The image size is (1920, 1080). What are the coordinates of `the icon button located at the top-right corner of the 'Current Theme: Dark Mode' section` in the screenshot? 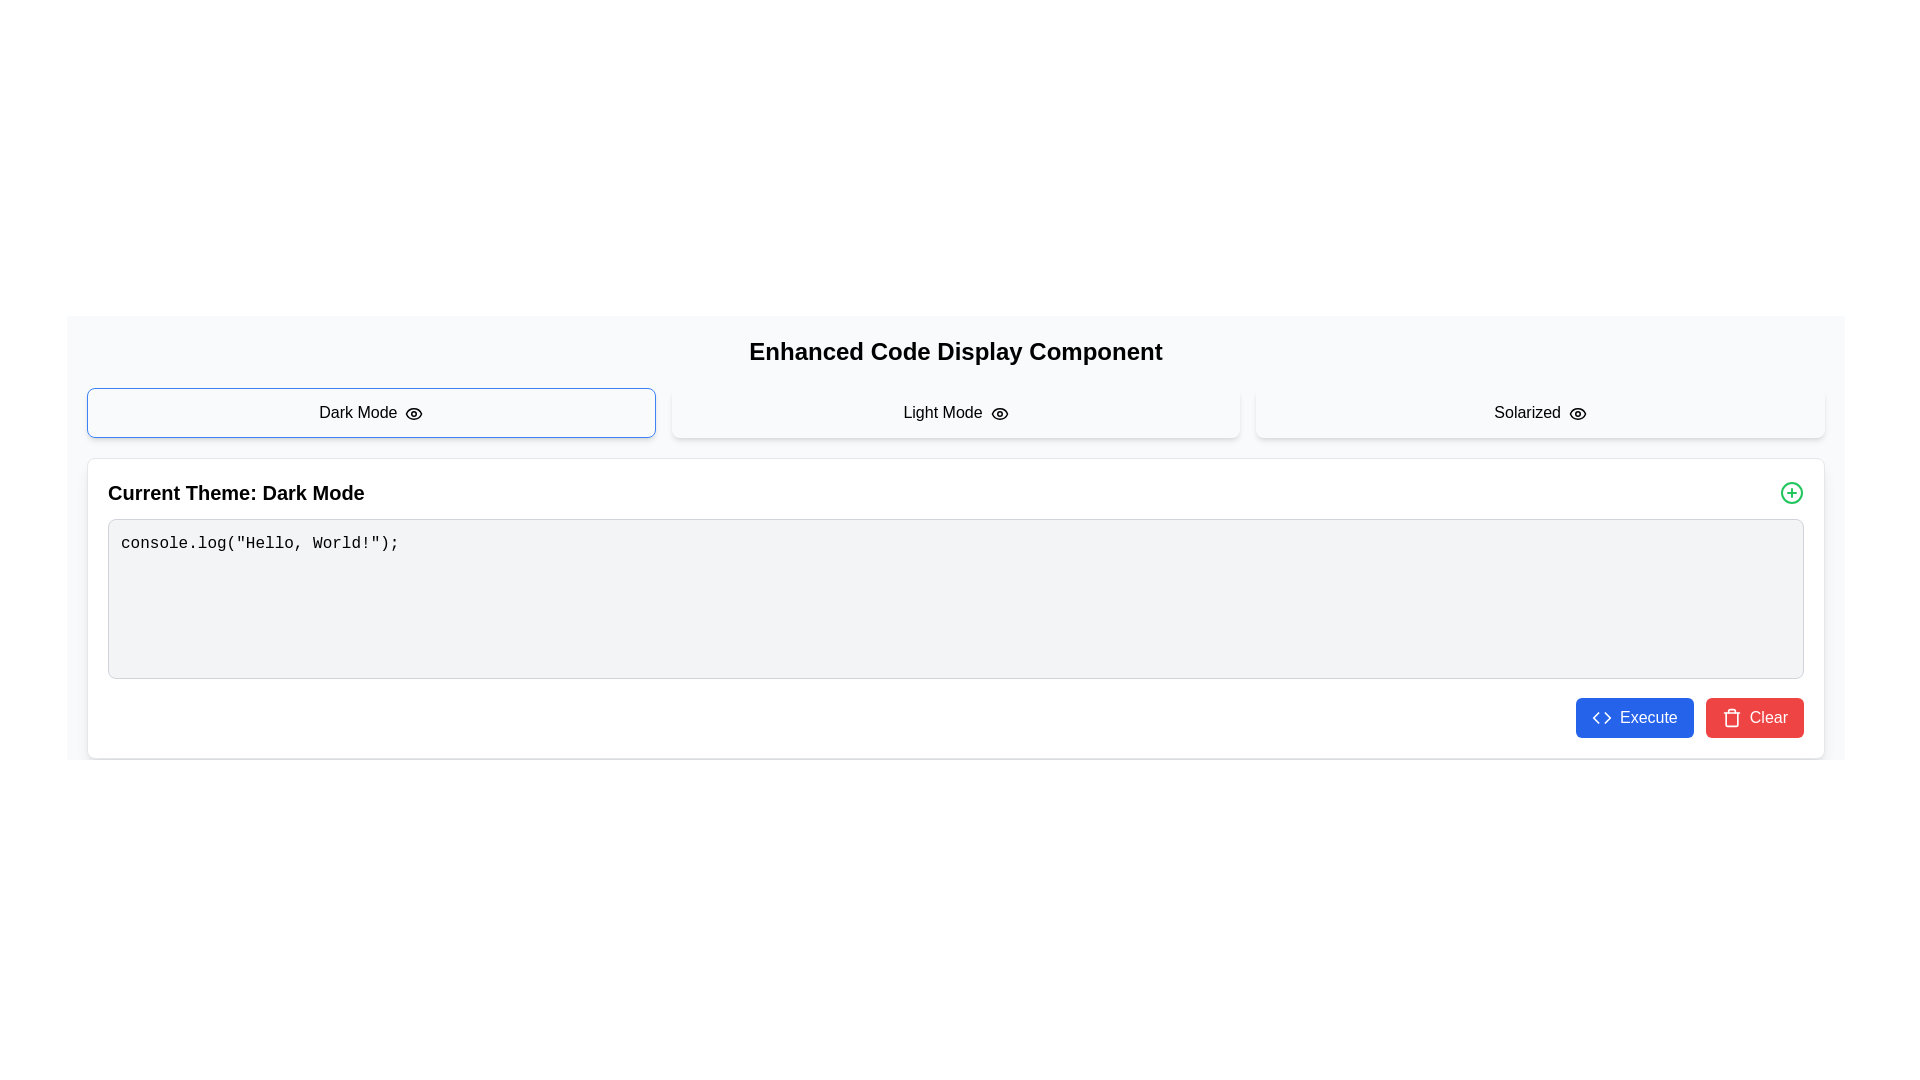 It's located at (1791, 493).